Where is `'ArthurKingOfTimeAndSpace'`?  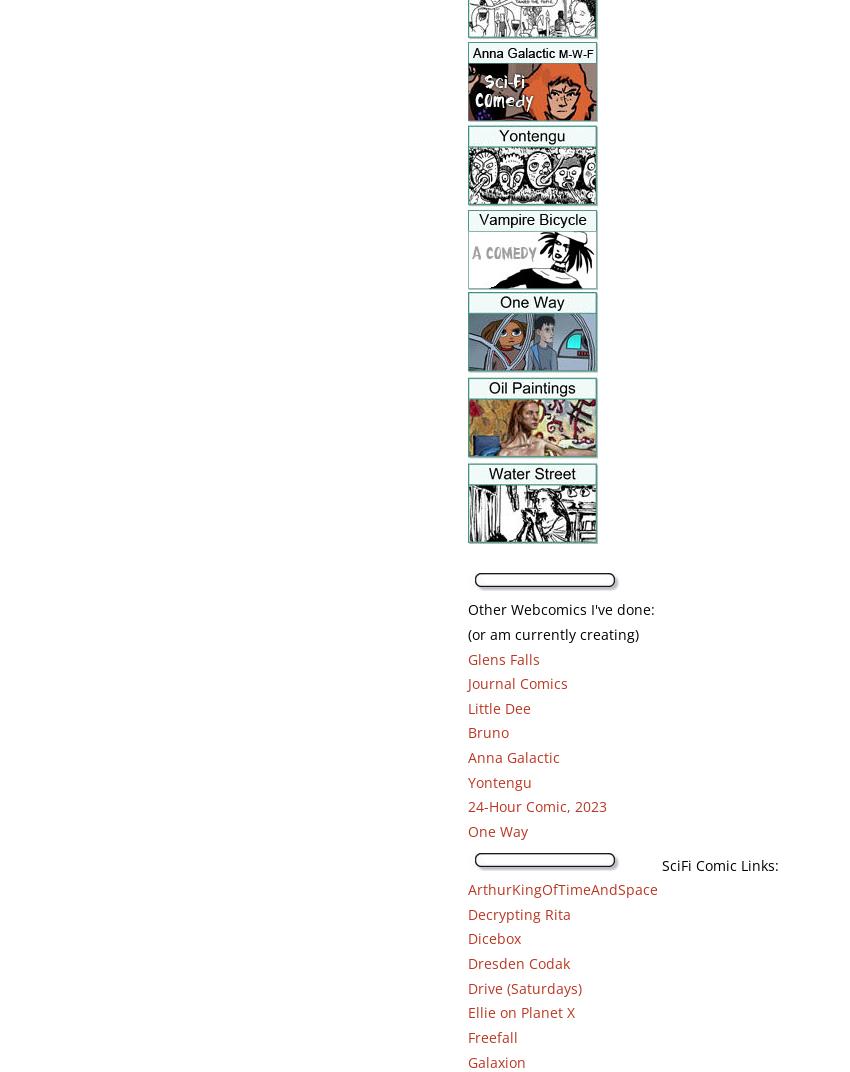
'ArthurKingOfTimeAndSpace' is located at coordinates (562, 889).